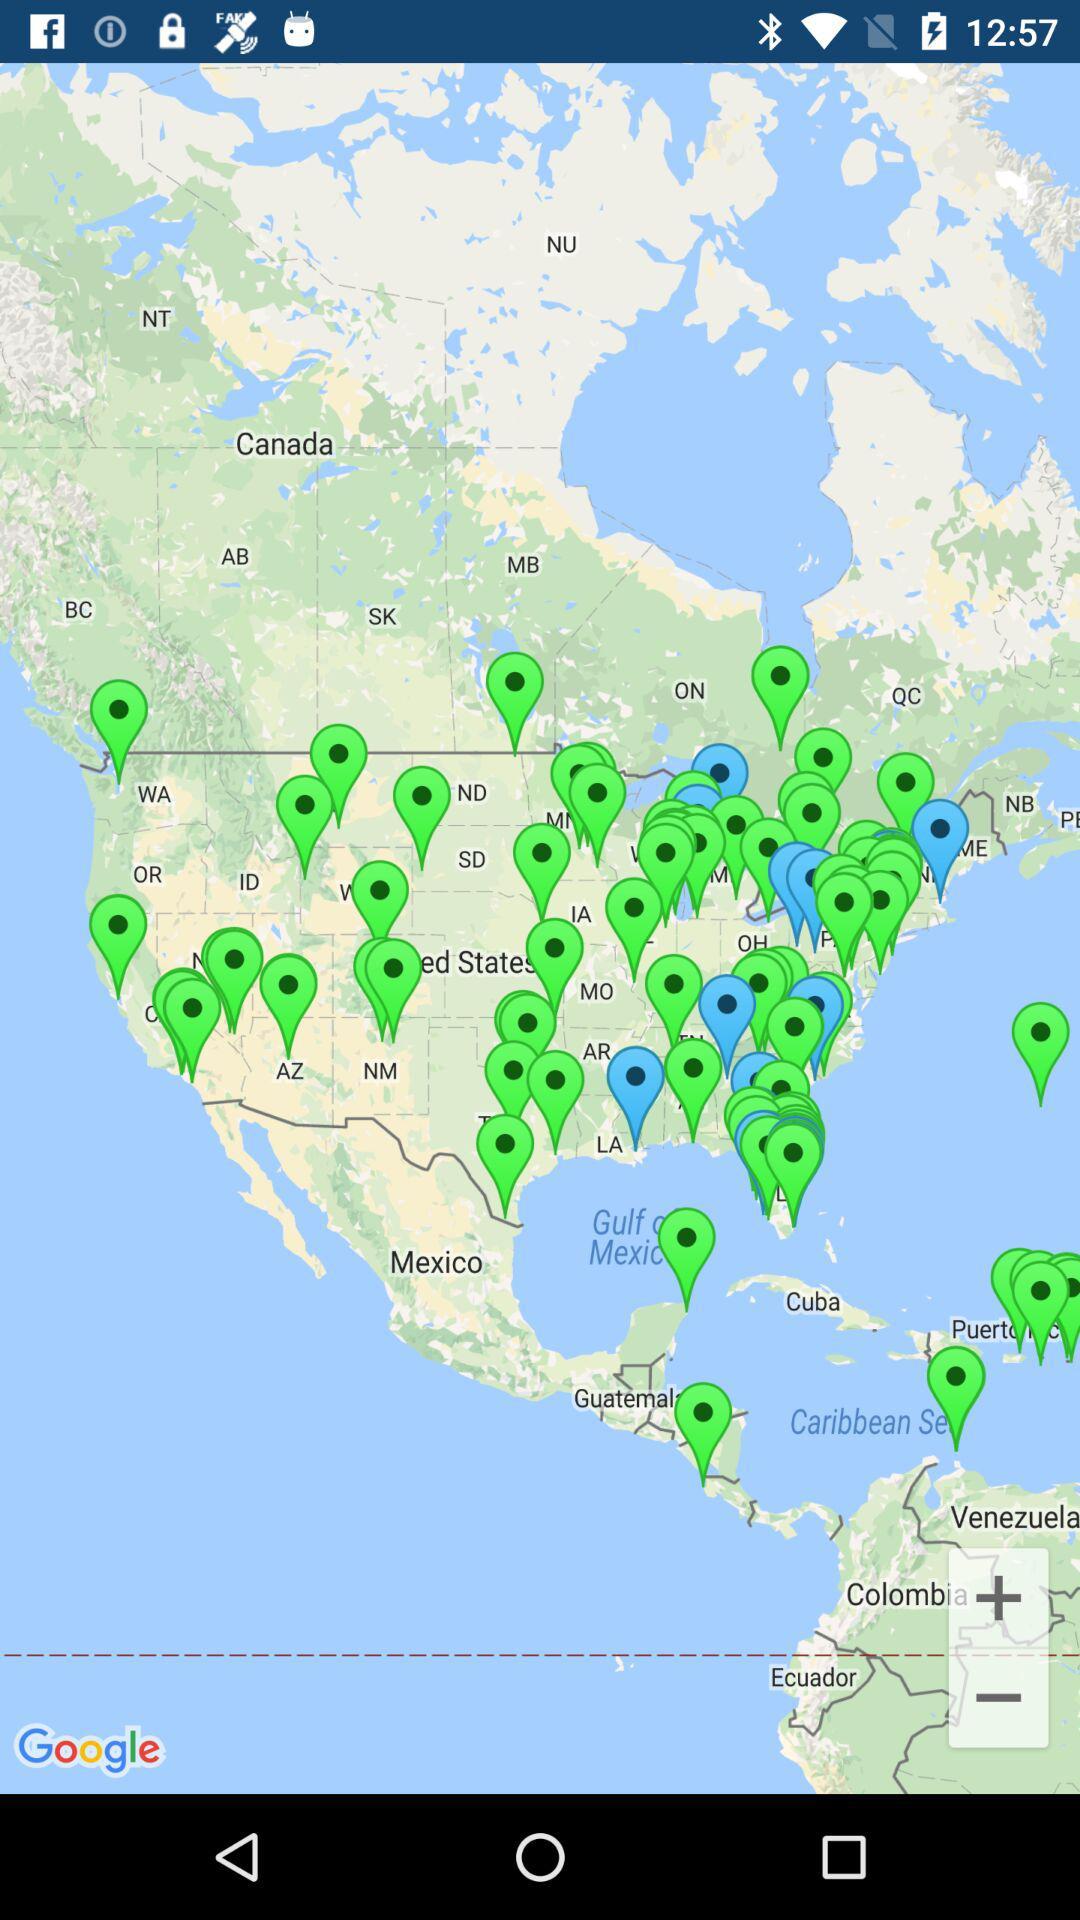  What do you see at coordinates (998, 1595) in the screenshot?
I see `the add icon` at bounding box center [998, 1595].